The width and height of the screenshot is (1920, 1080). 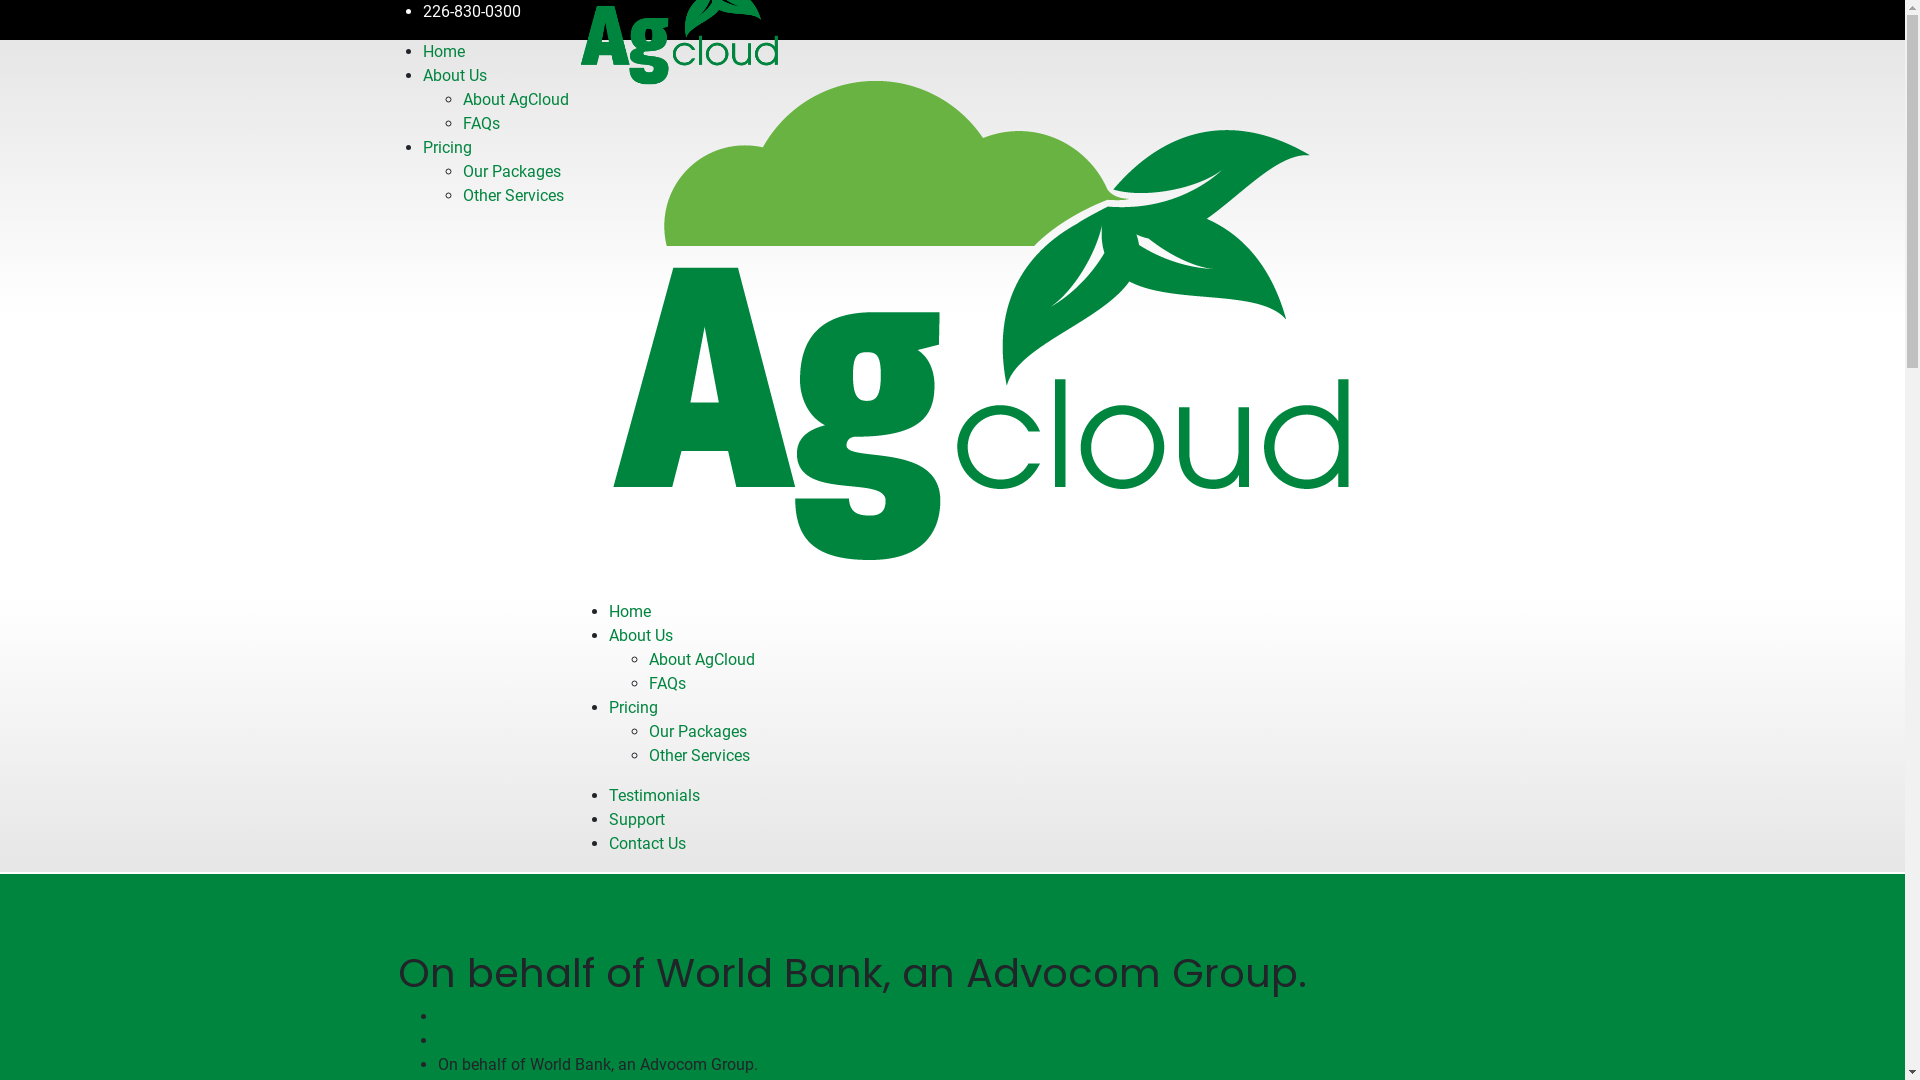 What do you see at coordinates (700, 659) in the screenshot?
I see `'About AgCloud'` at bounding box center [700, 659].